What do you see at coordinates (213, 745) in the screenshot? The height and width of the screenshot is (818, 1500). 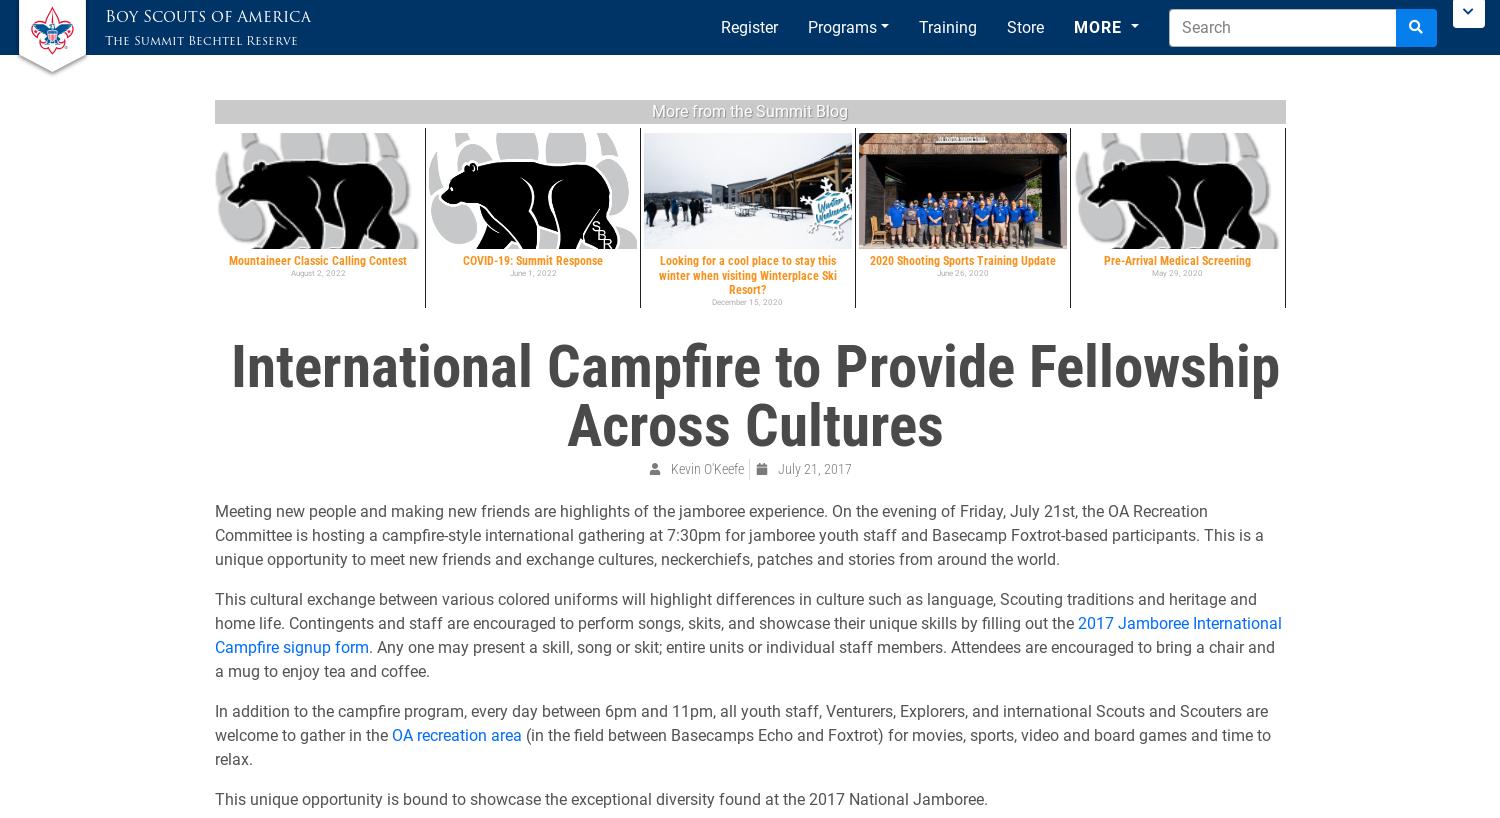 I see `'(in the field between Basecamps Echo and Foxtrot) for movies, sports, video and board games and time to relax.'` at bounding box center [213, 745].